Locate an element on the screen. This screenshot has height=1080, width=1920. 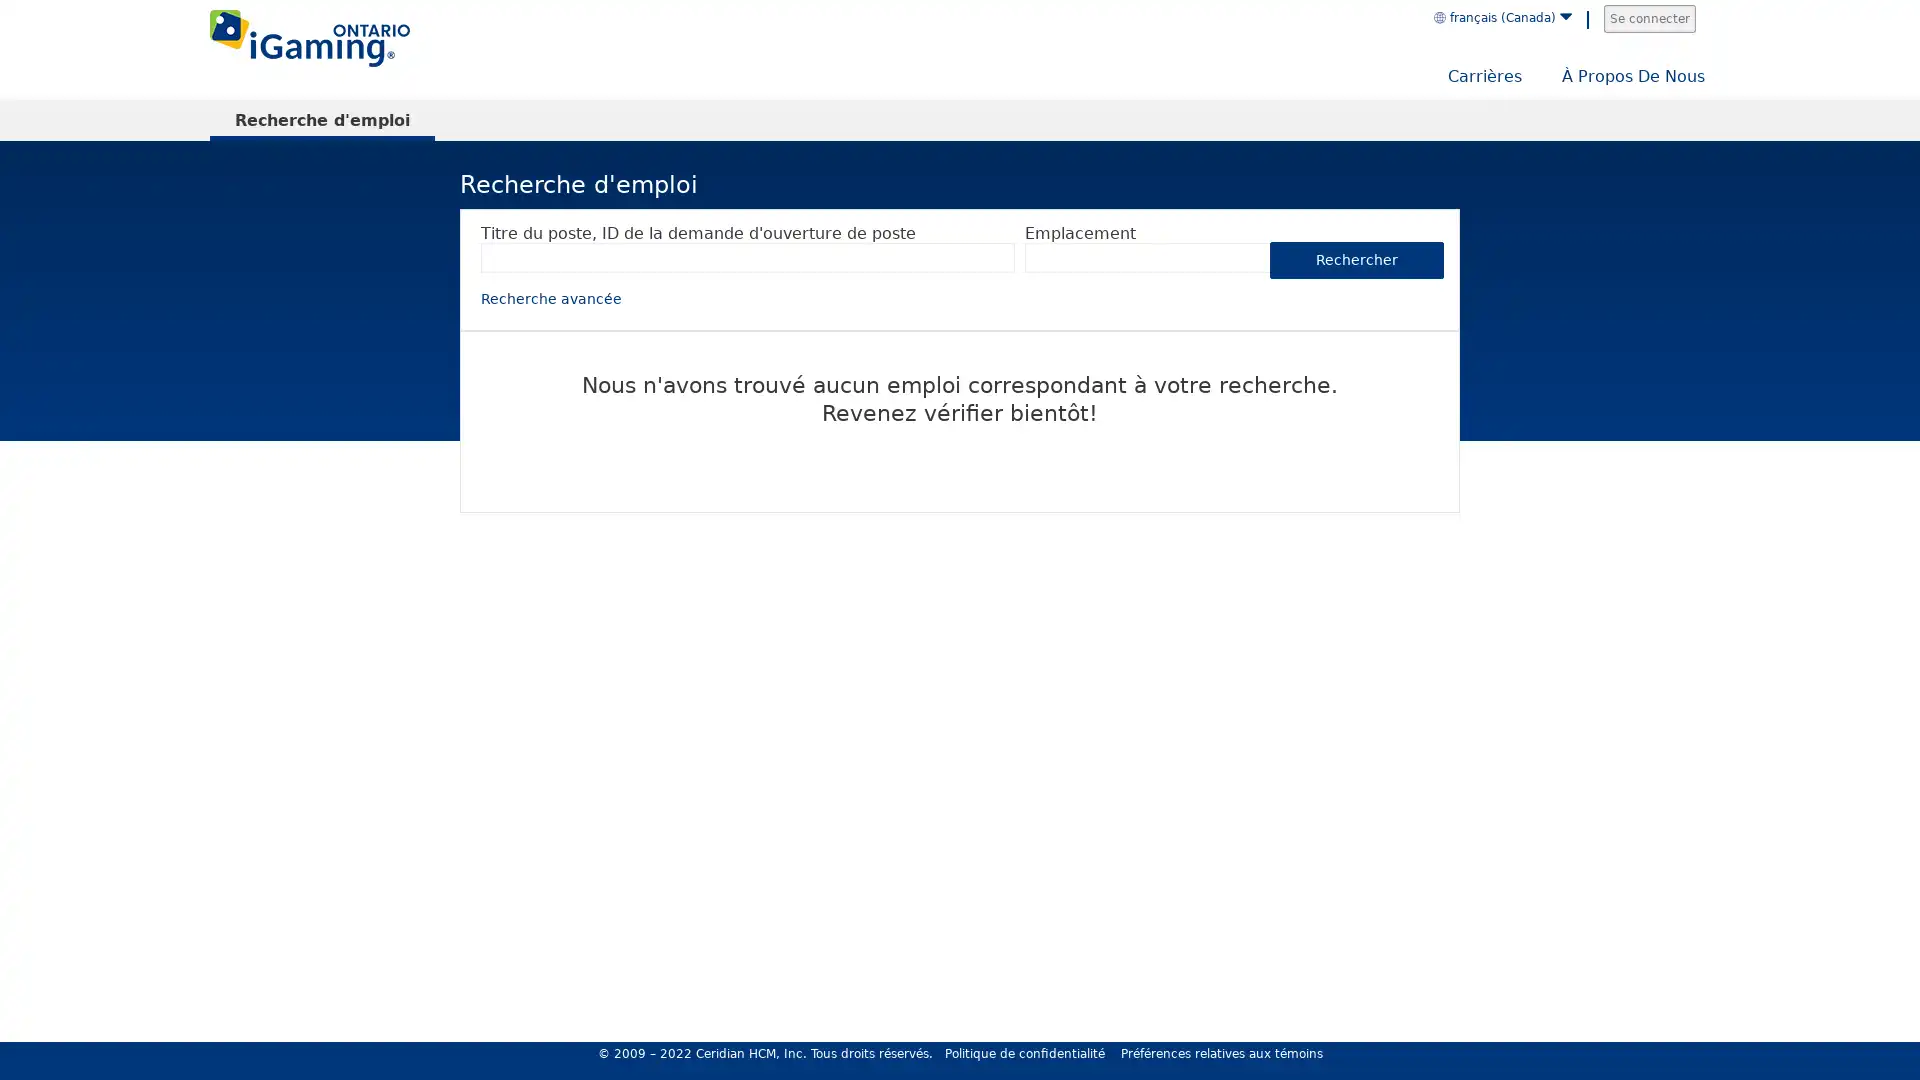
Annuler is located at coordinates (1899, 707).